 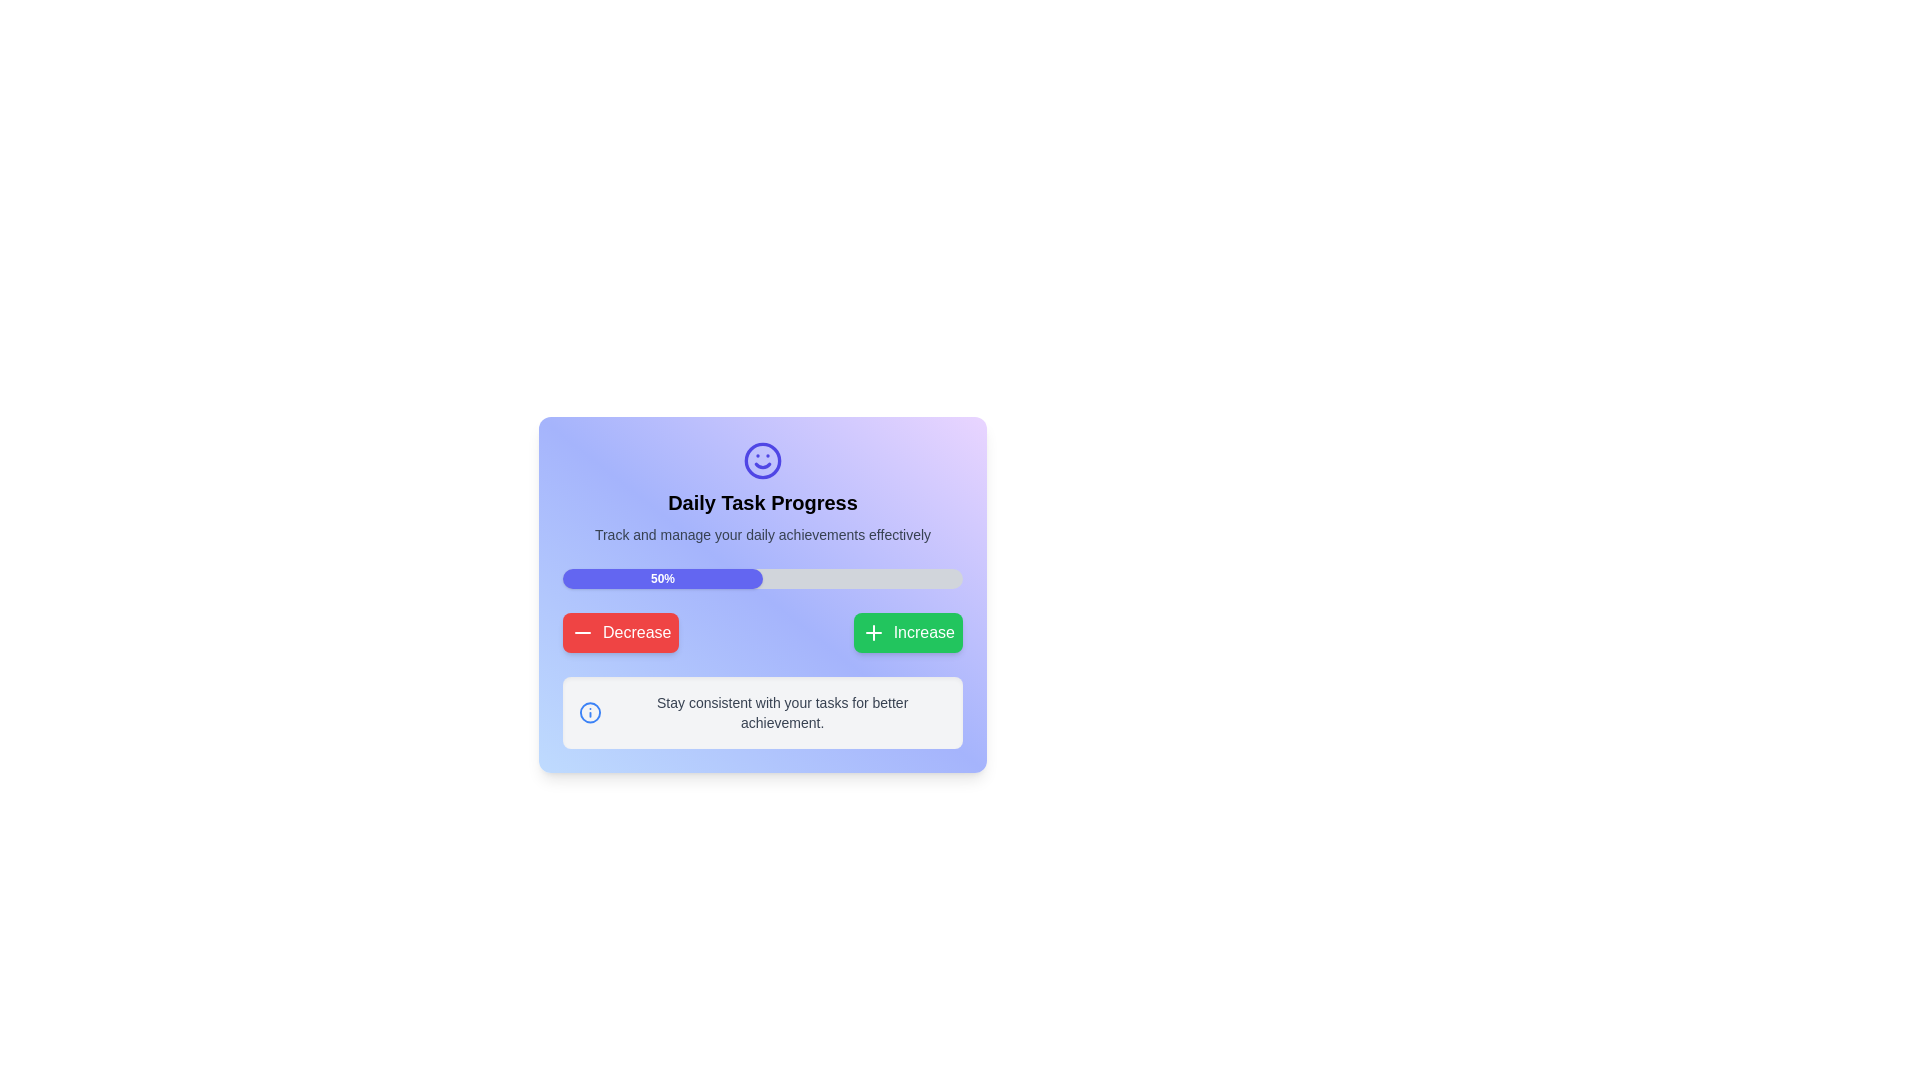 What do you see at coordinates (762, 534) in the screenshot?
I see `the Text Label that provides a descriptive subtitle for the 'Daily Task Progress' feature, located centrally beneath the main title within the card interface` at bounding box center [762, 534].